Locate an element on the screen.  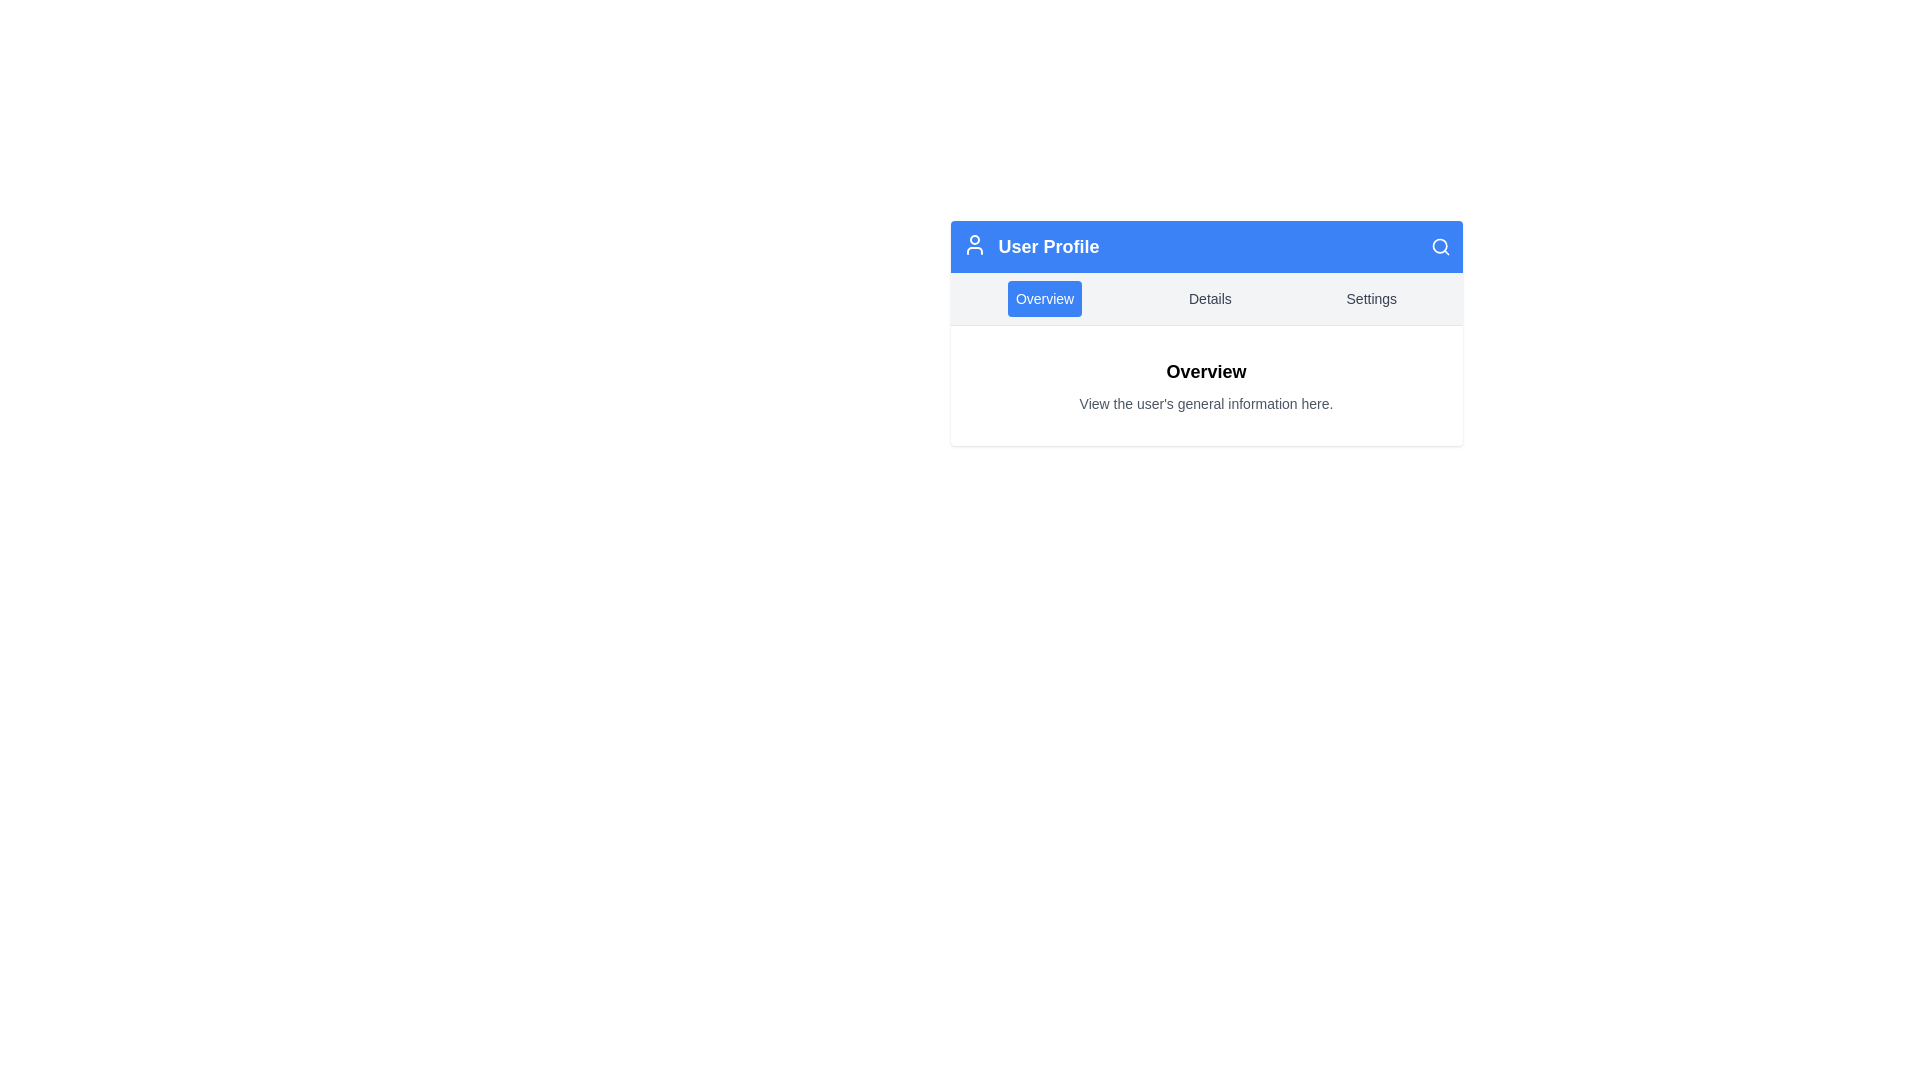
the 'Settings' button, which is the third button in a row of three buttons labeled 'Overview', 'Details', and 'Settings', located in the top middle section of the UI is located at coordinates (1370, 299).